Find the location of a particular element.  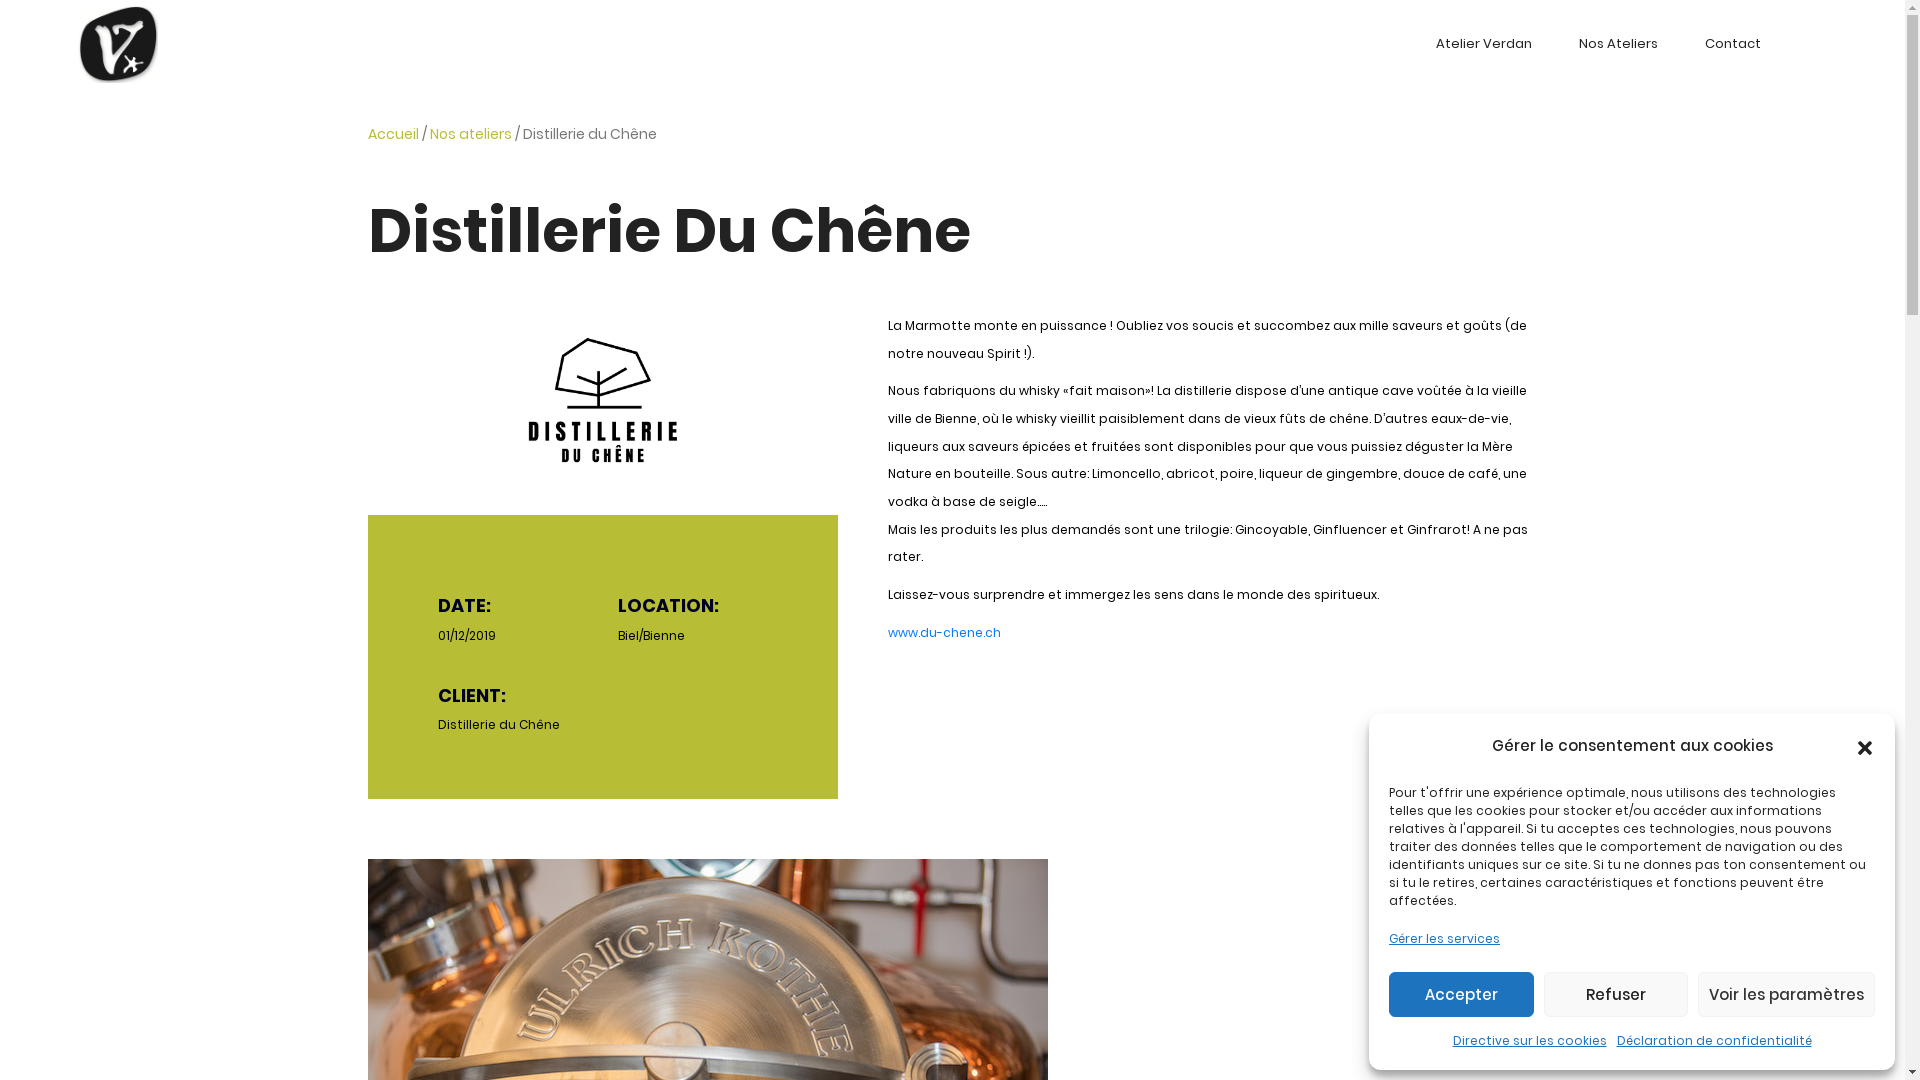

'Atelier Verdan' is located at coordinates (1483, 43).